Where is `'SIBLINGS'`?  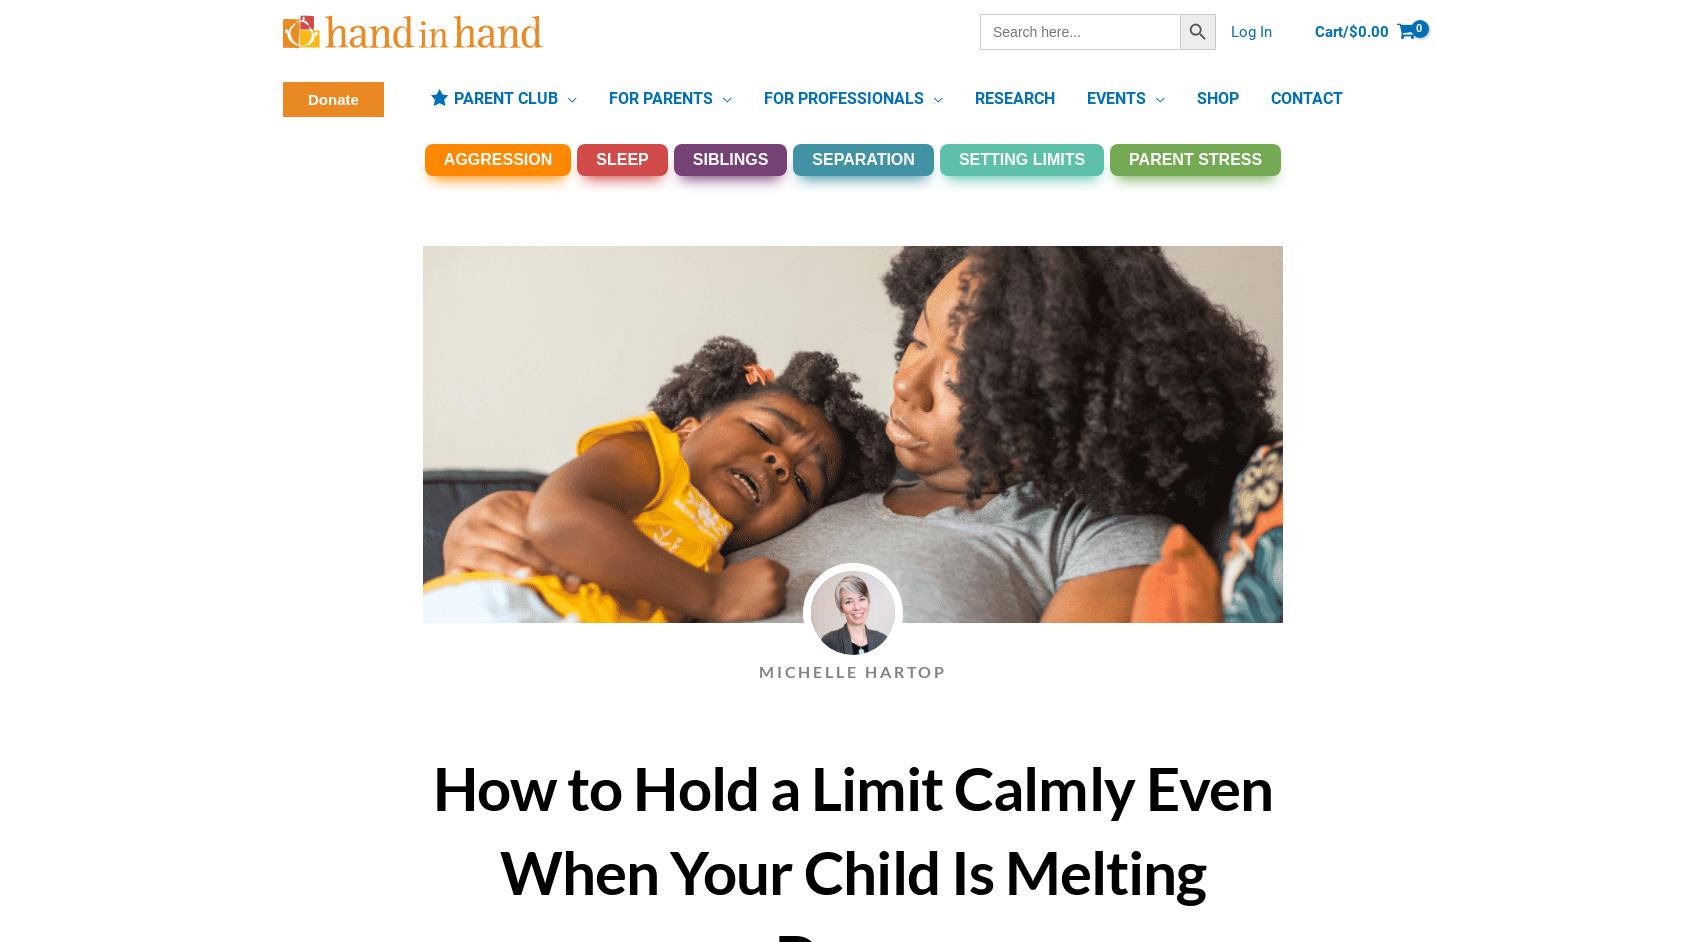 'SIBLINGS' is located at coordinates (728, 158).